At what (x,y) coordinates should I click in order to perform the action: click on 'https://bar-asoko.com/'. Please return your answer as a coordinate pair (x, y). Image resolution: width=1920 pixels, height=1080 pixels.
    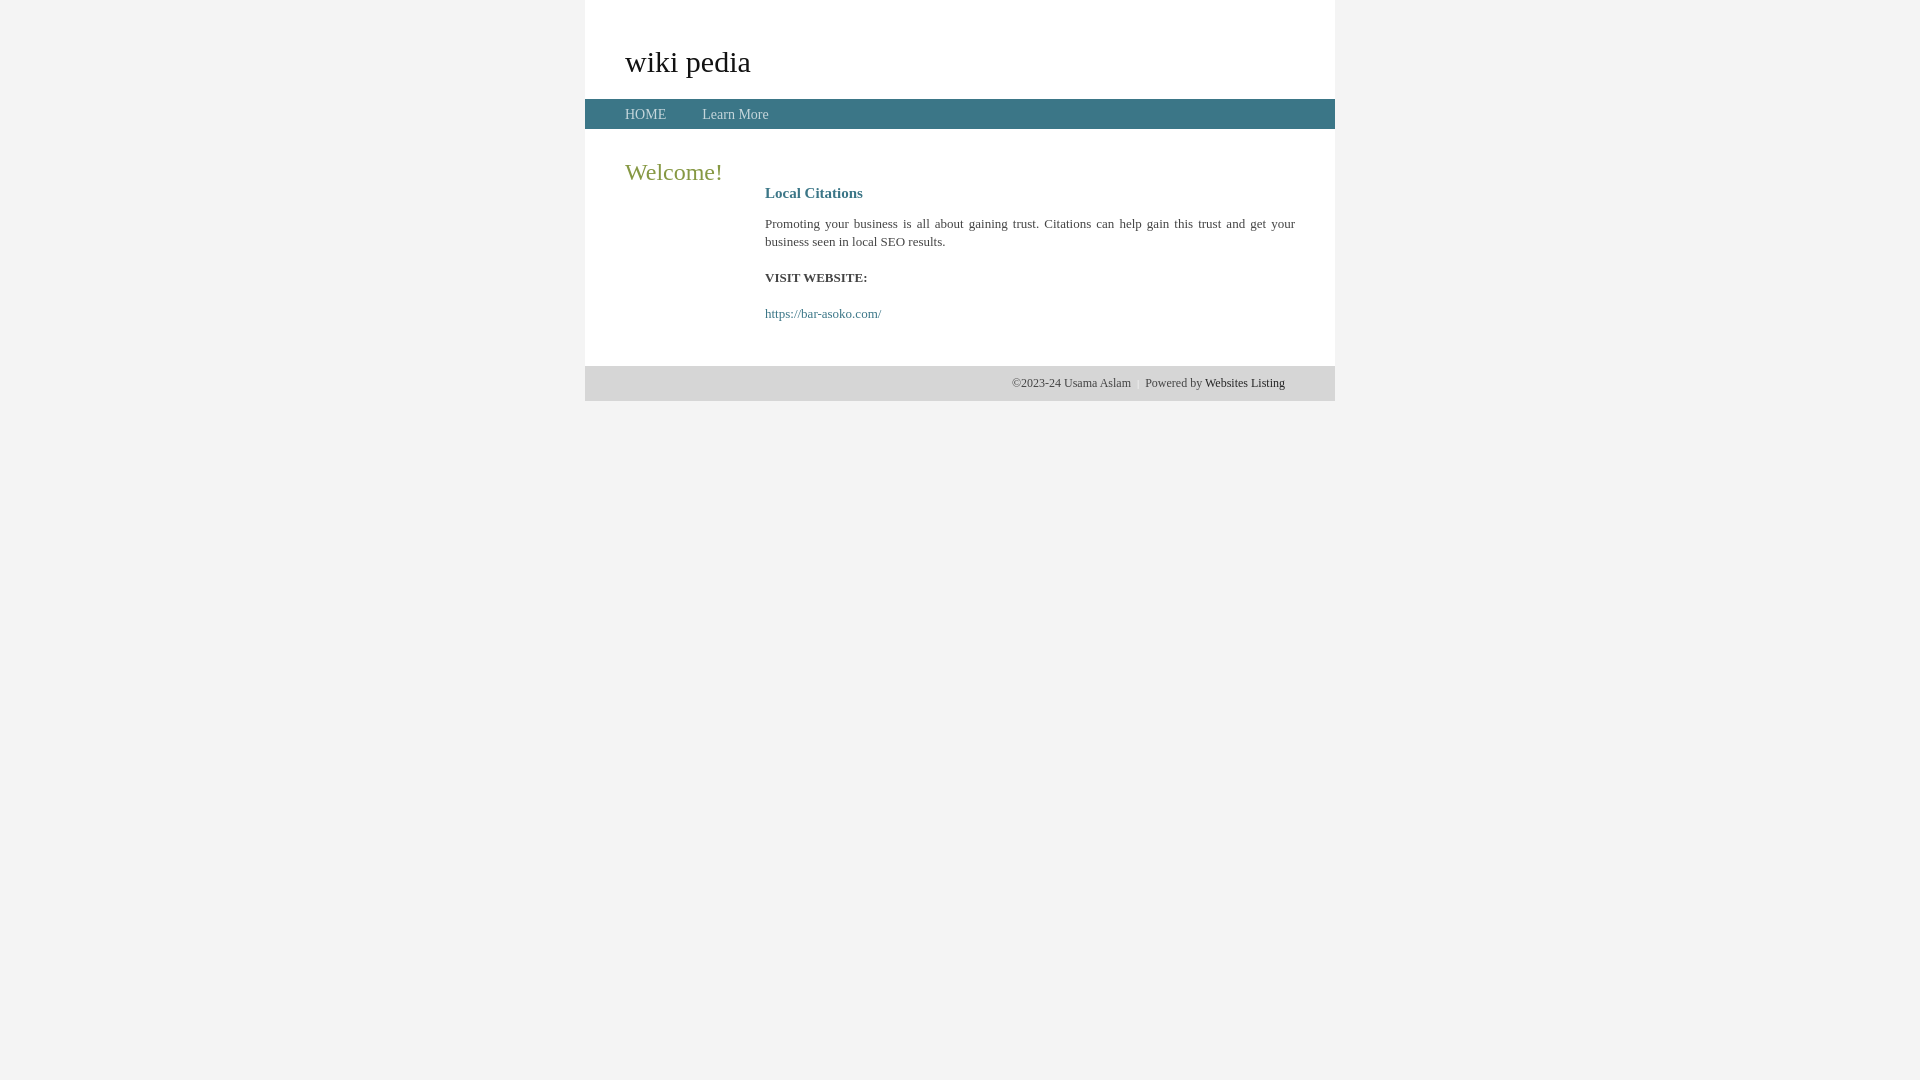
    Looking at the image, I should click on (822, 313).